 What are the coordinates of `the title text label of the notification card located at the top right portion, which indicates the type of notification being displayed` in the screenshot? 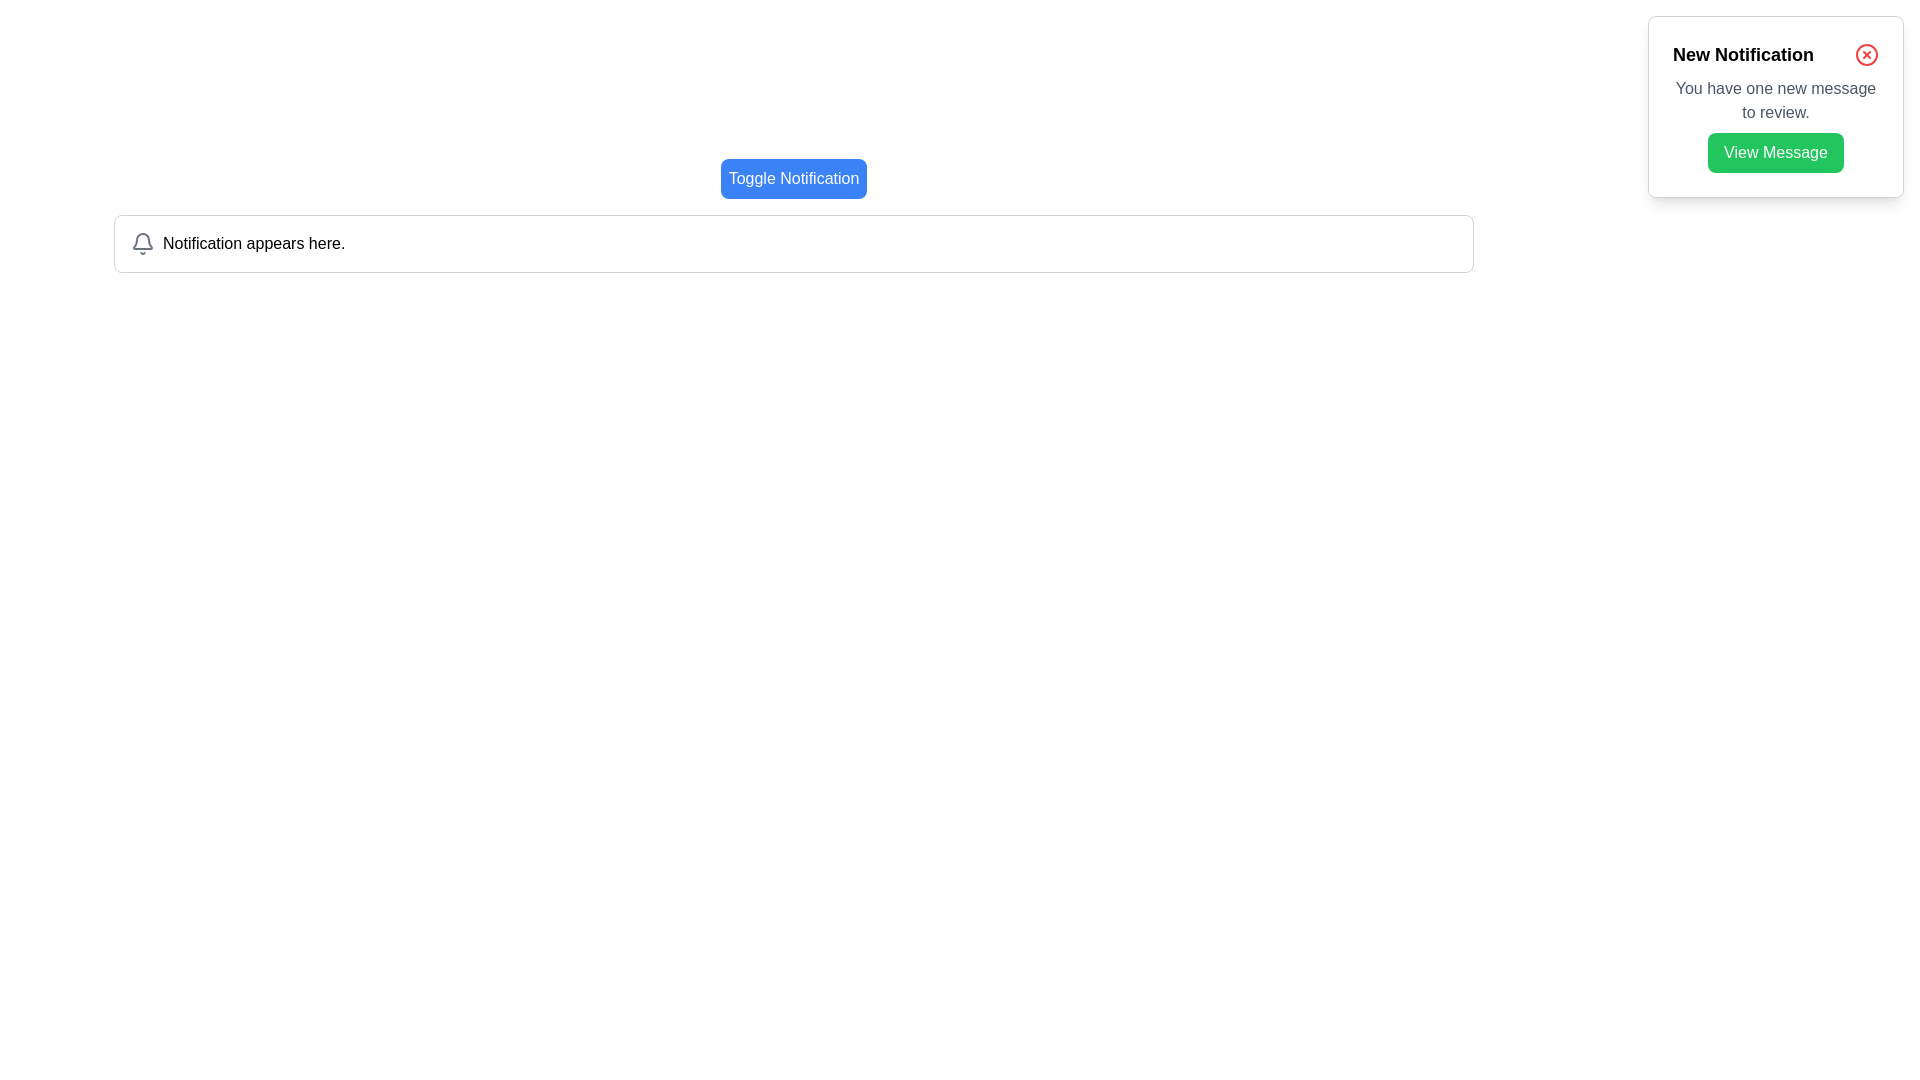 It's located at (1776, 53).